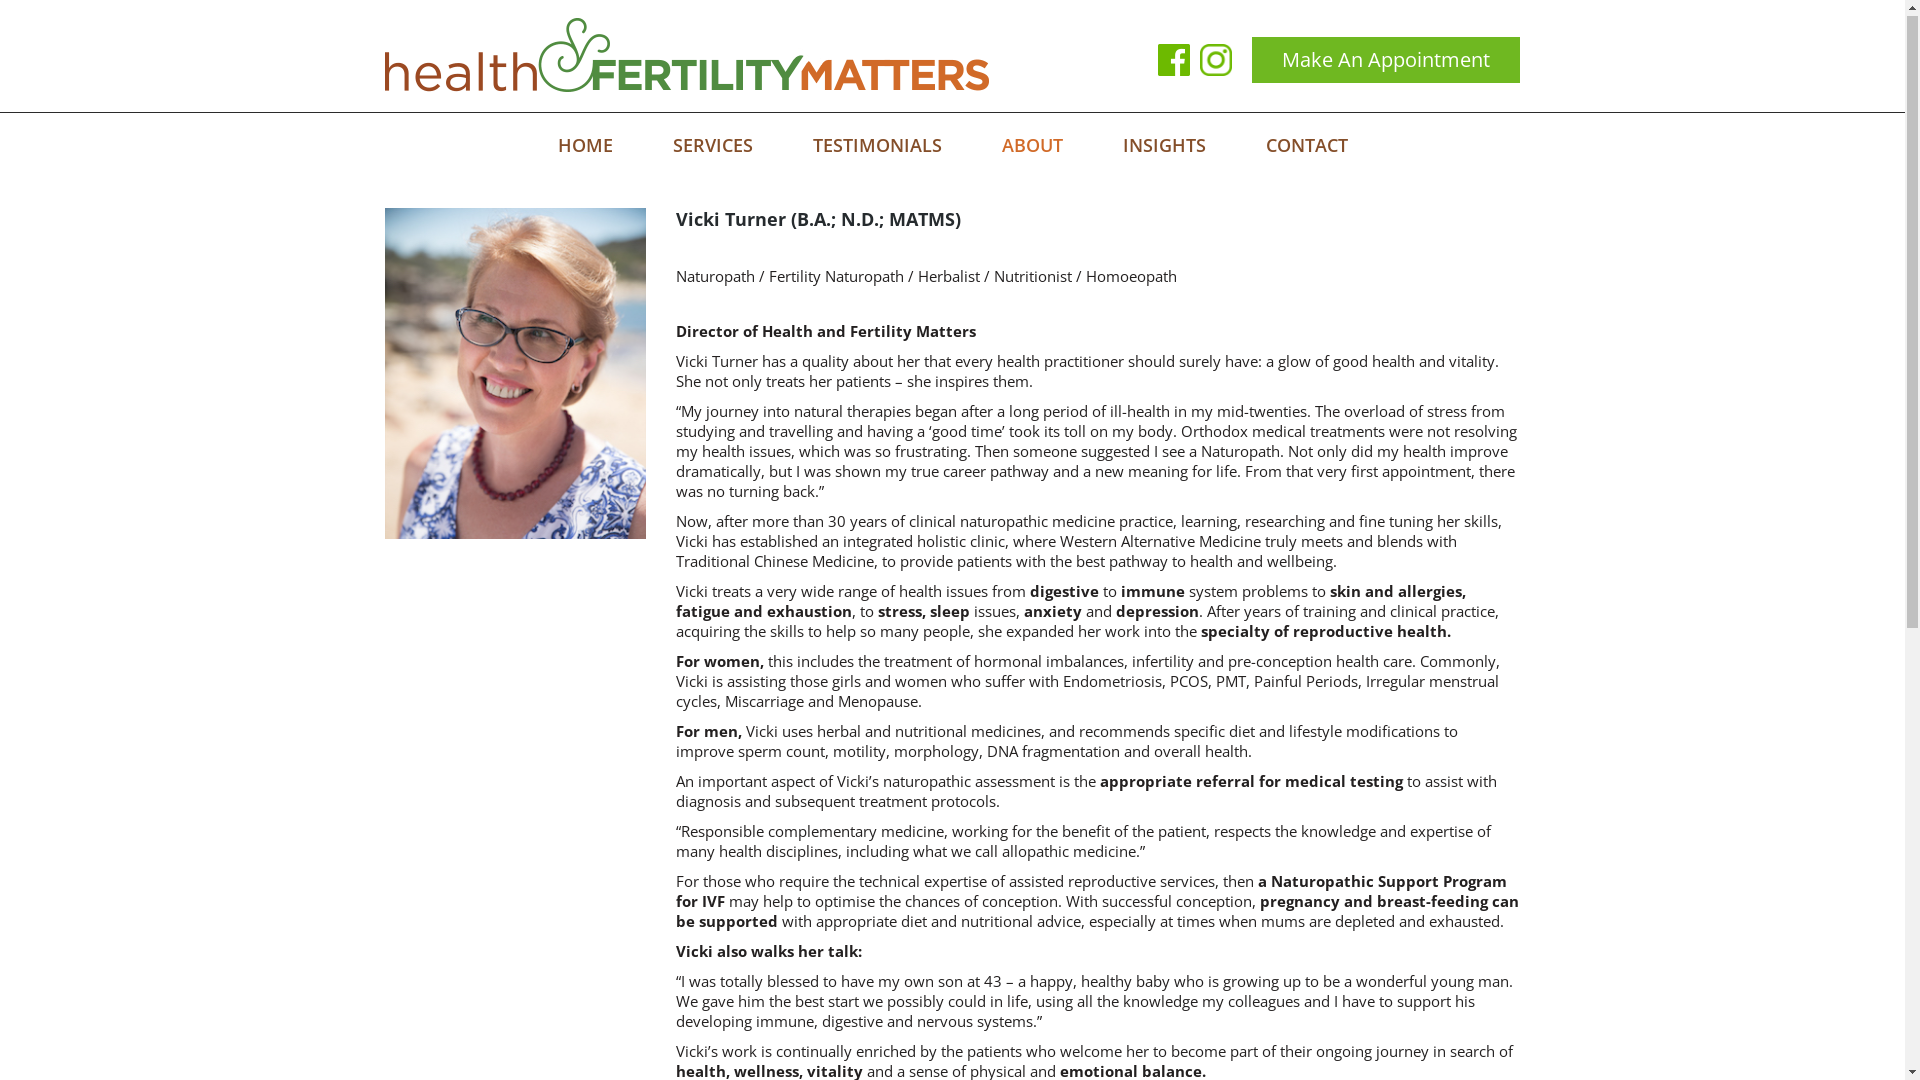  What do you see at coordinates (1031, 145) in the screenshot?
I see `'ABOUT'` at bounding box center [1031, 145].